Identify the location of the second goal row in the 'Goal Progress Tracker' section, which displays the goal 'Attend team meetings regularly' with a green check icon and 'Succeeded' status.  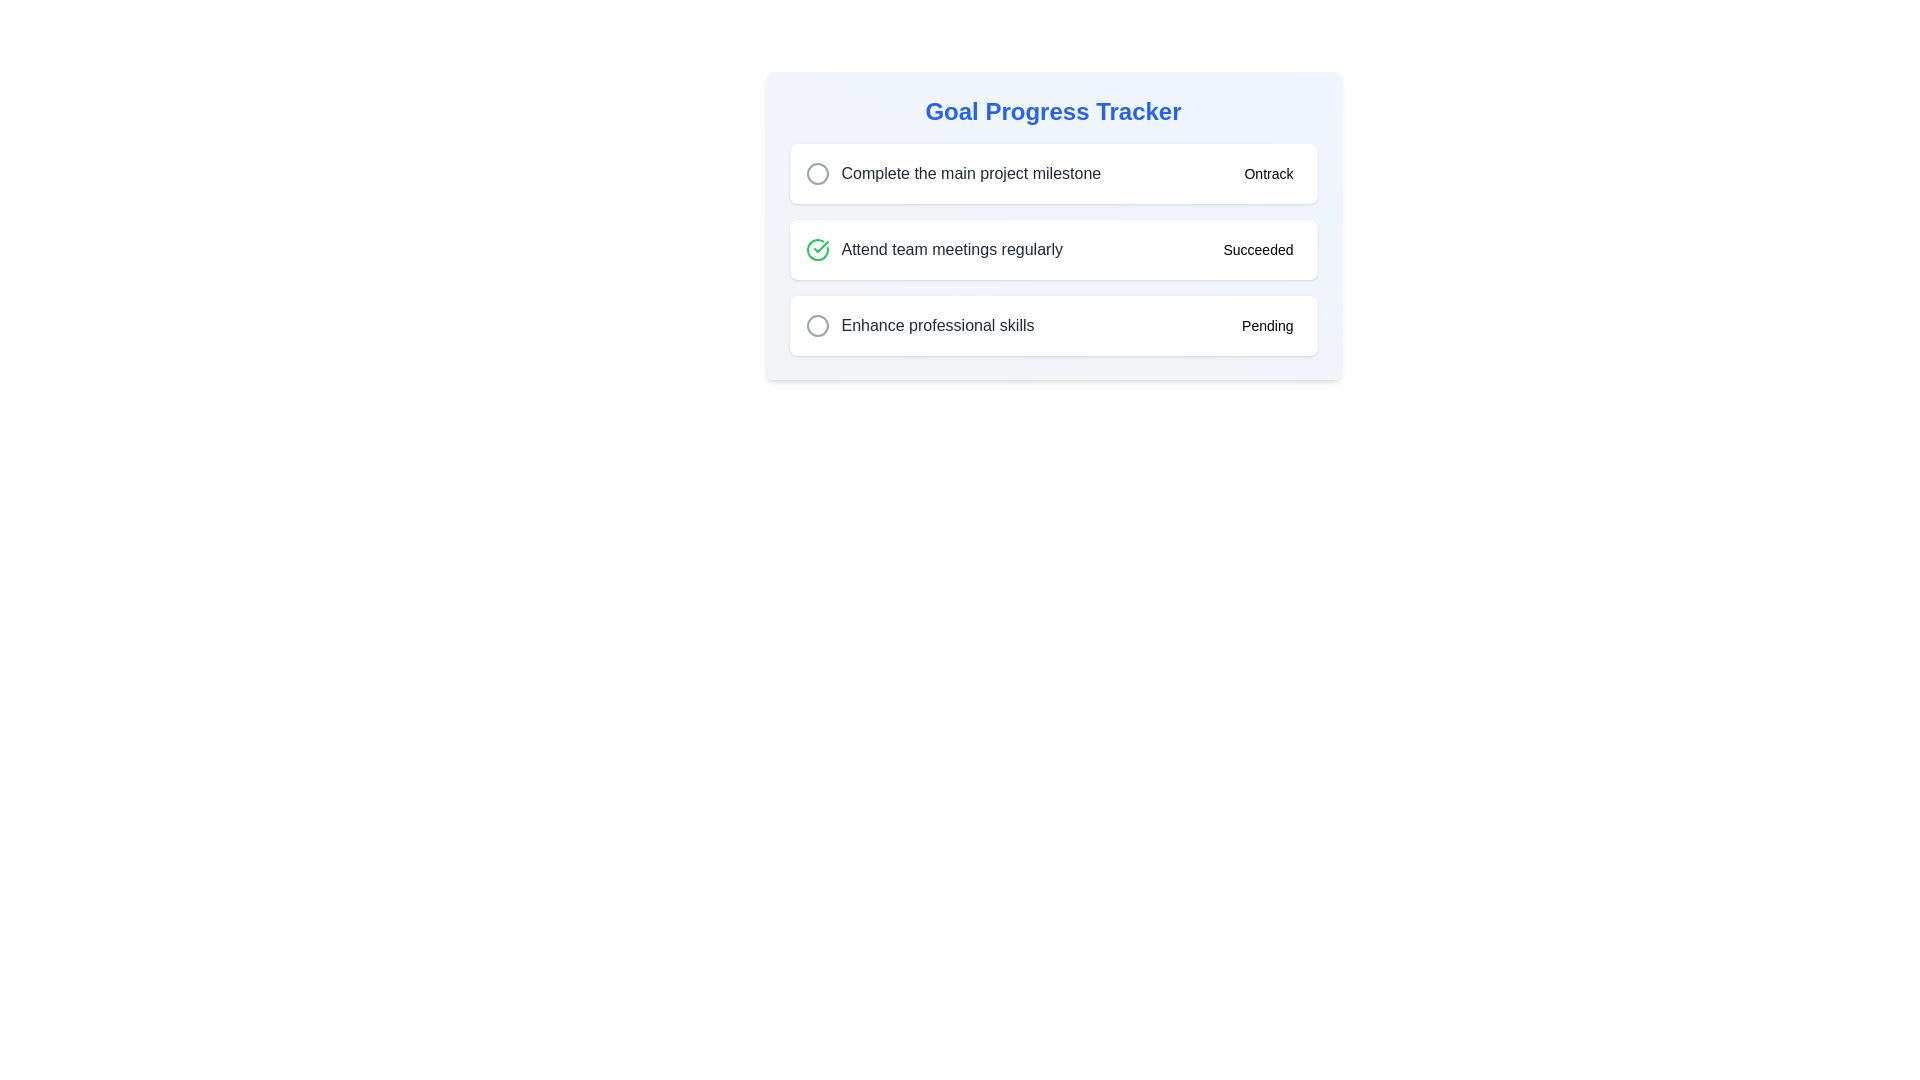
(1052, 235).